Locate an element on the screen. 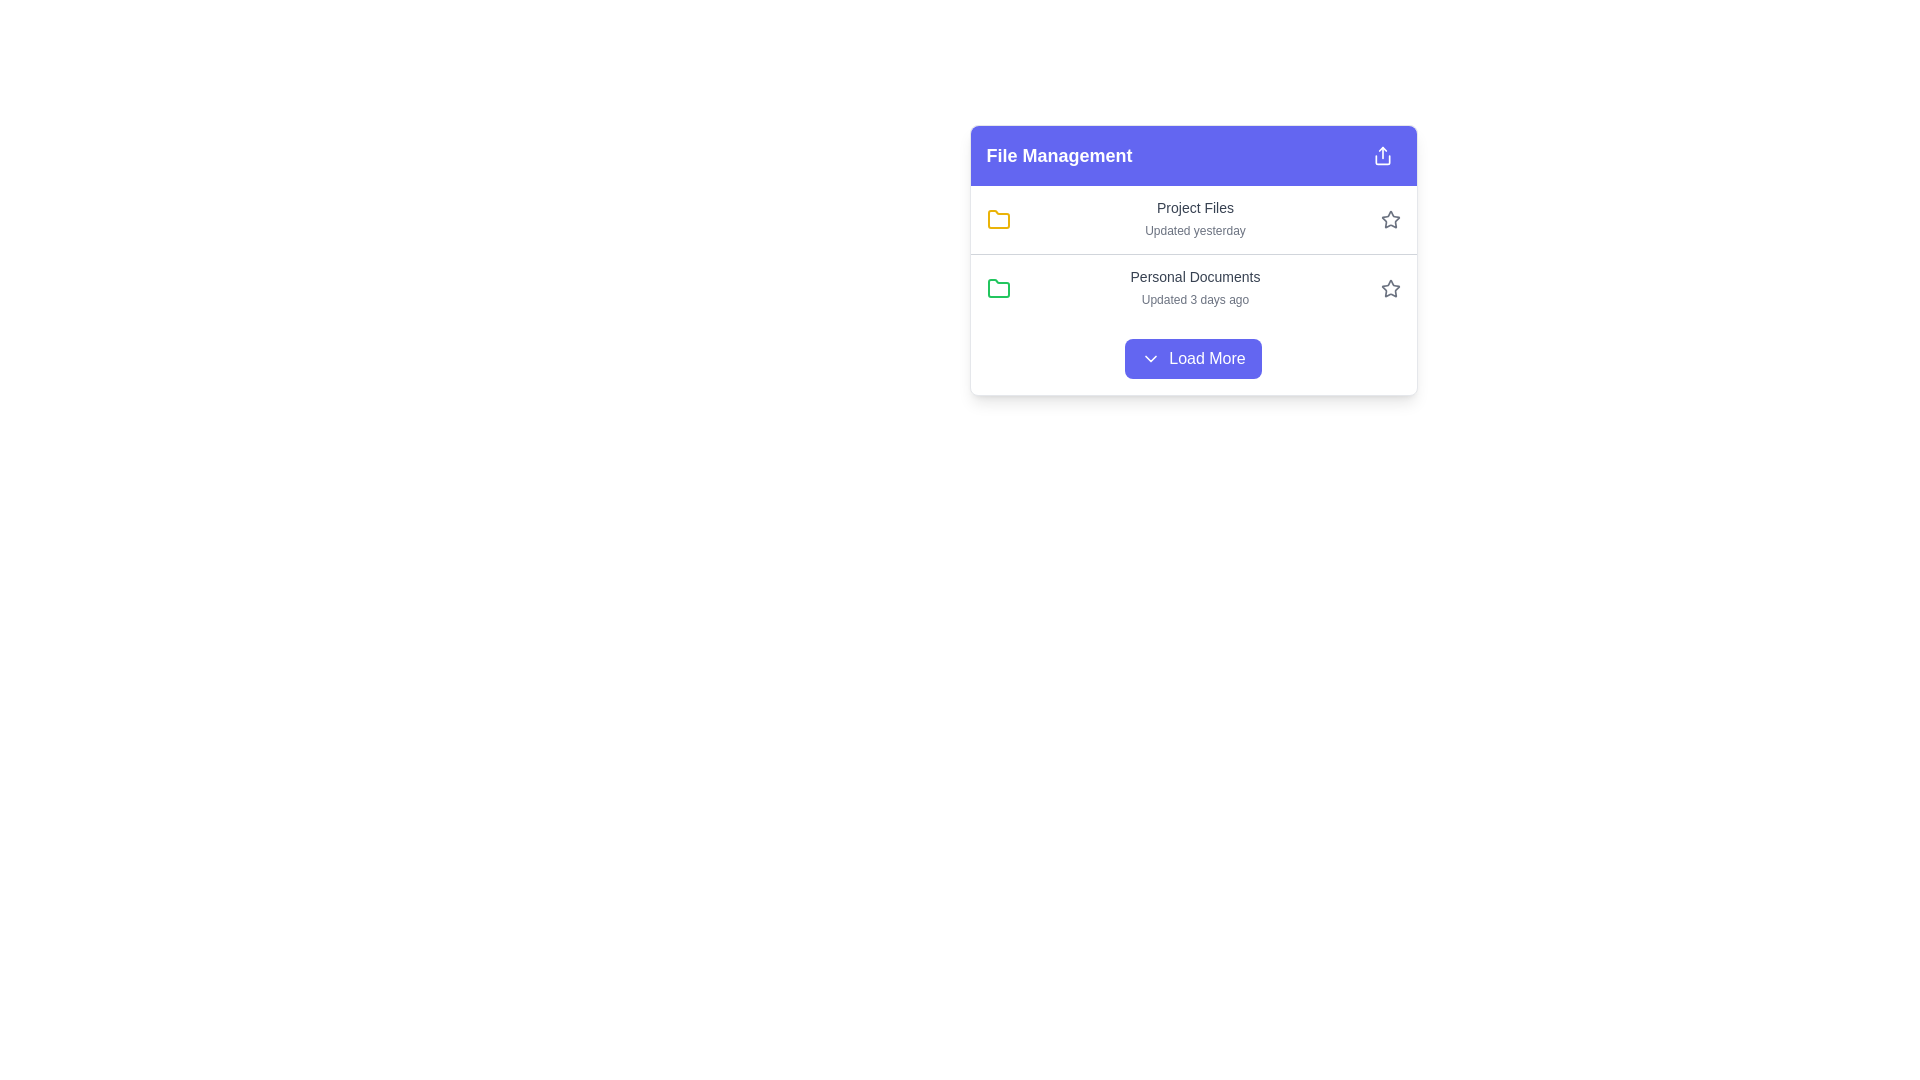 The image size is (1920, 1080). the share icon, which is a small square icon with an upward arrow on a purple background, located in the top-right corner of the File Management panel is located at coordinates (1381, 154).